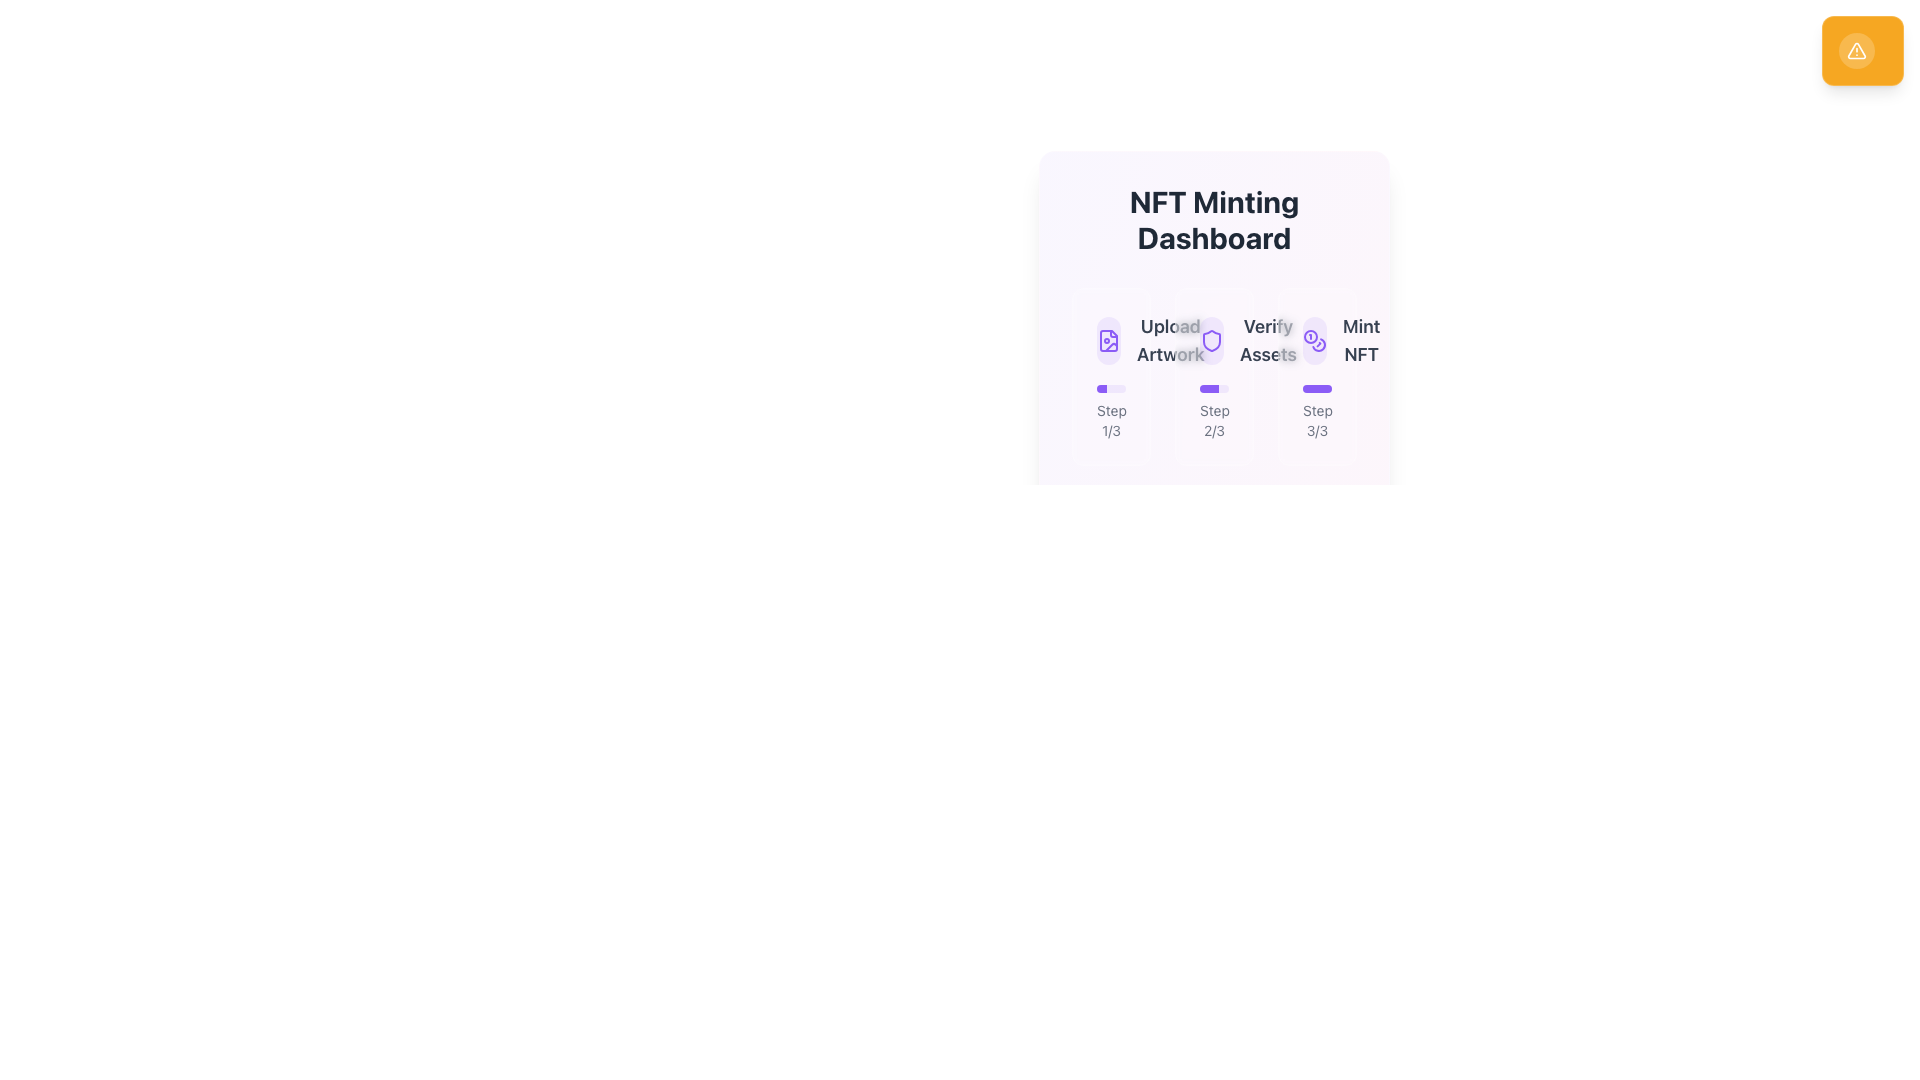 This screenshot has height=1080, width=1920. What do you see at coordinates (1210, 339) in the screenshot?
I see `the Vector graphic icon representing verification or security in the 'Verify Assets' section of the three-step process interface` at bounding box center [1210, 339].